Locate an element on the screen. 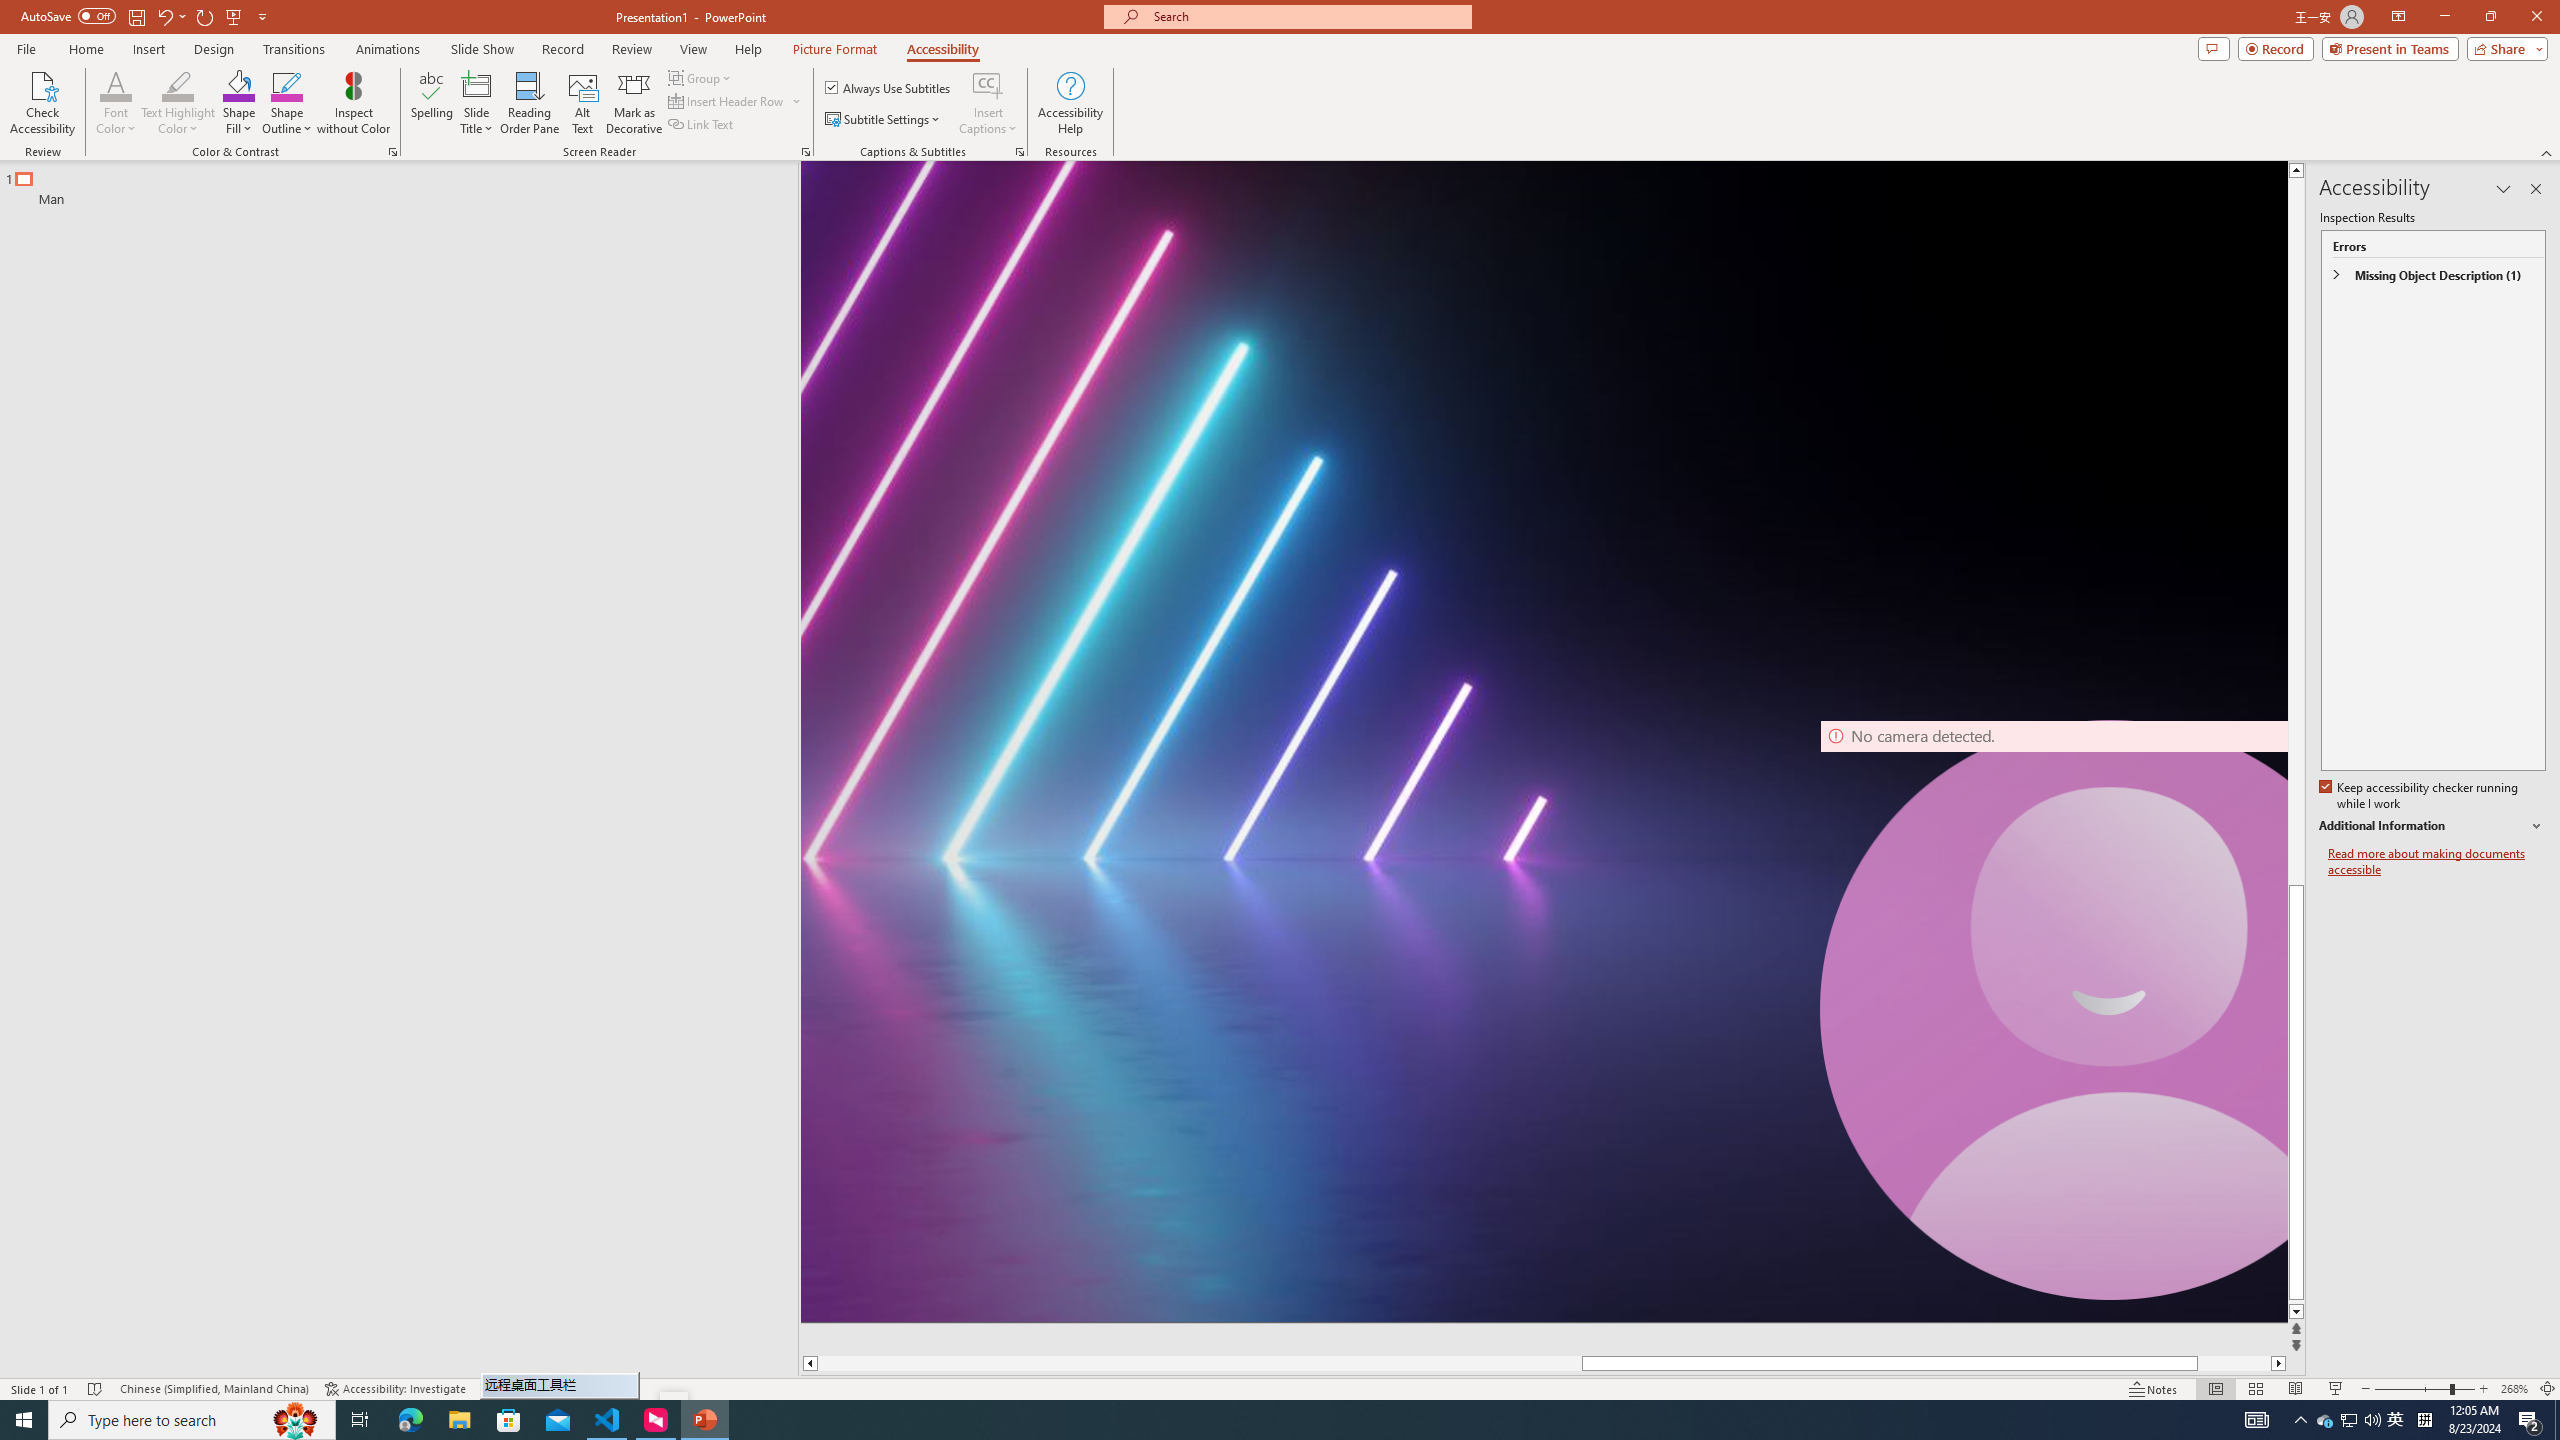 The height and width of the screenshot is (1440, 2560). 'Customize Quick Access Toolbar' is located at coordinates (261, 15).